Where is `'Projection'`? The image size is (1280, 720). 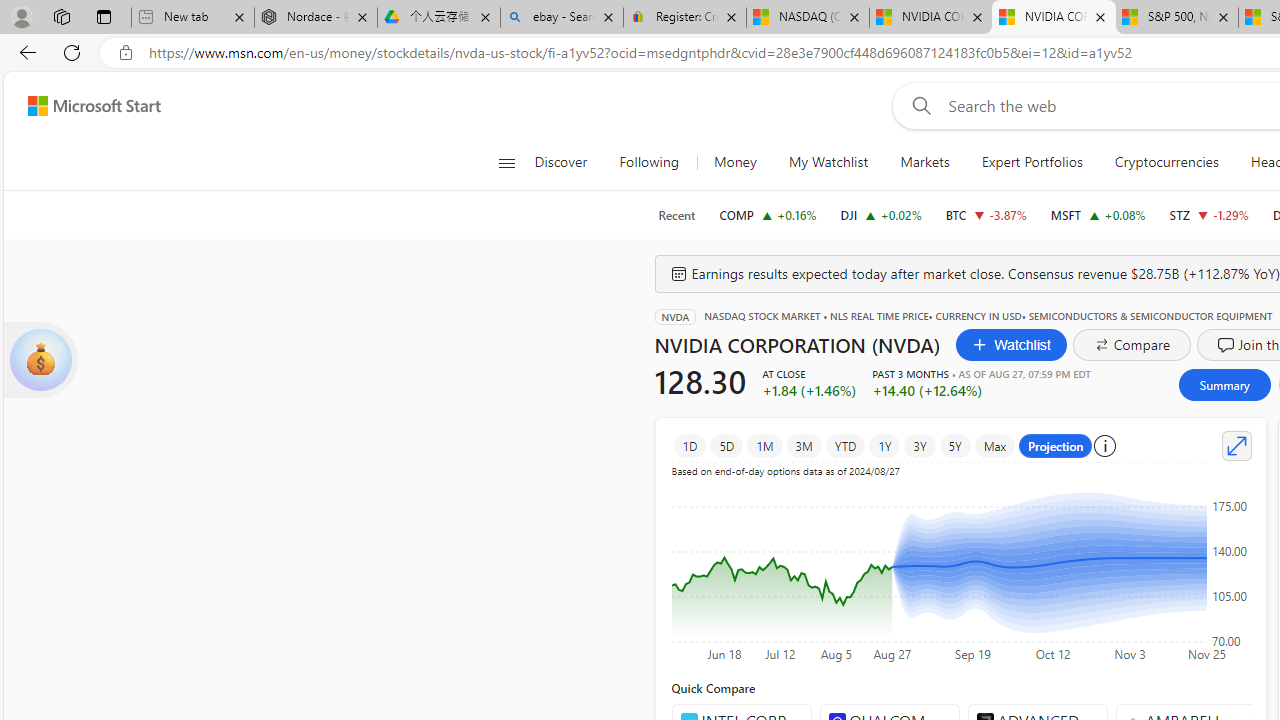 'Projection' is located at coordinates (1055, 445).